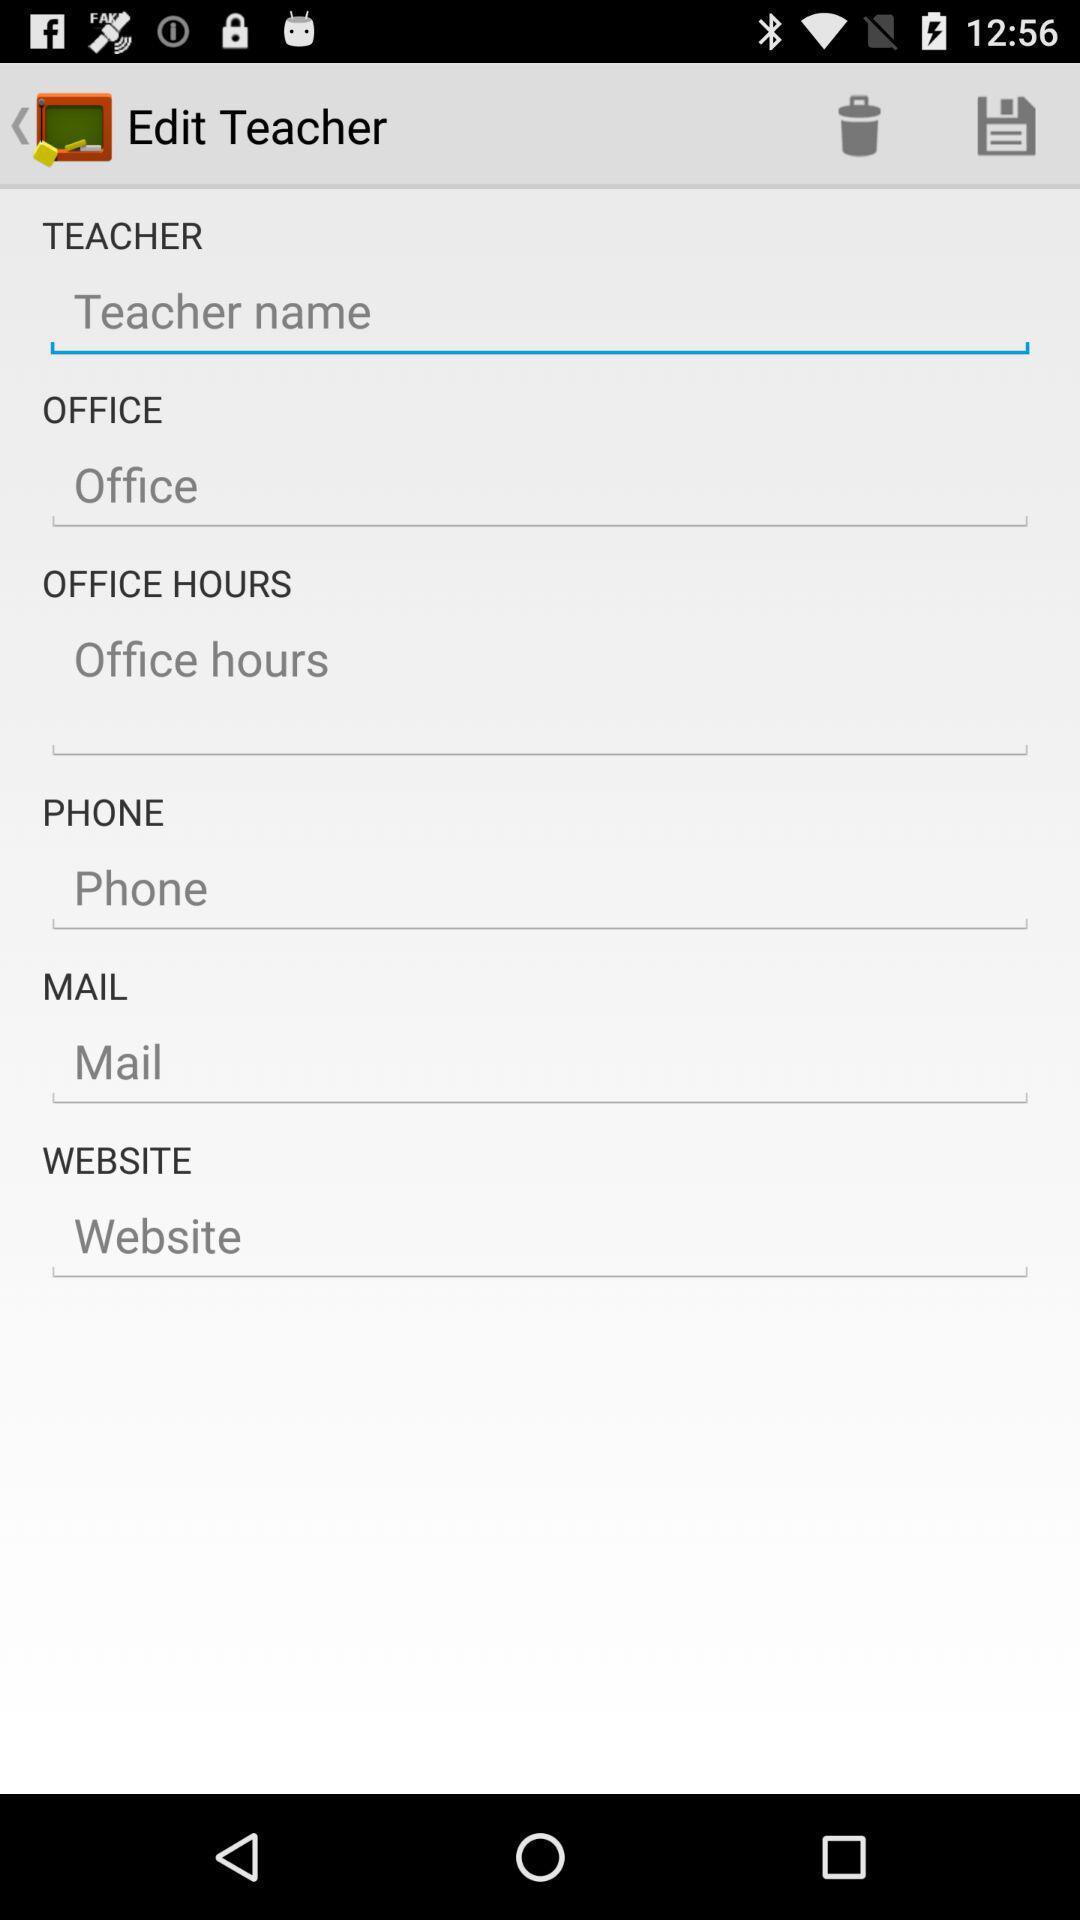  What do you see at coordinates (540, 887) in the screenshot?
I see `type in` at bounding box center [540, 887].